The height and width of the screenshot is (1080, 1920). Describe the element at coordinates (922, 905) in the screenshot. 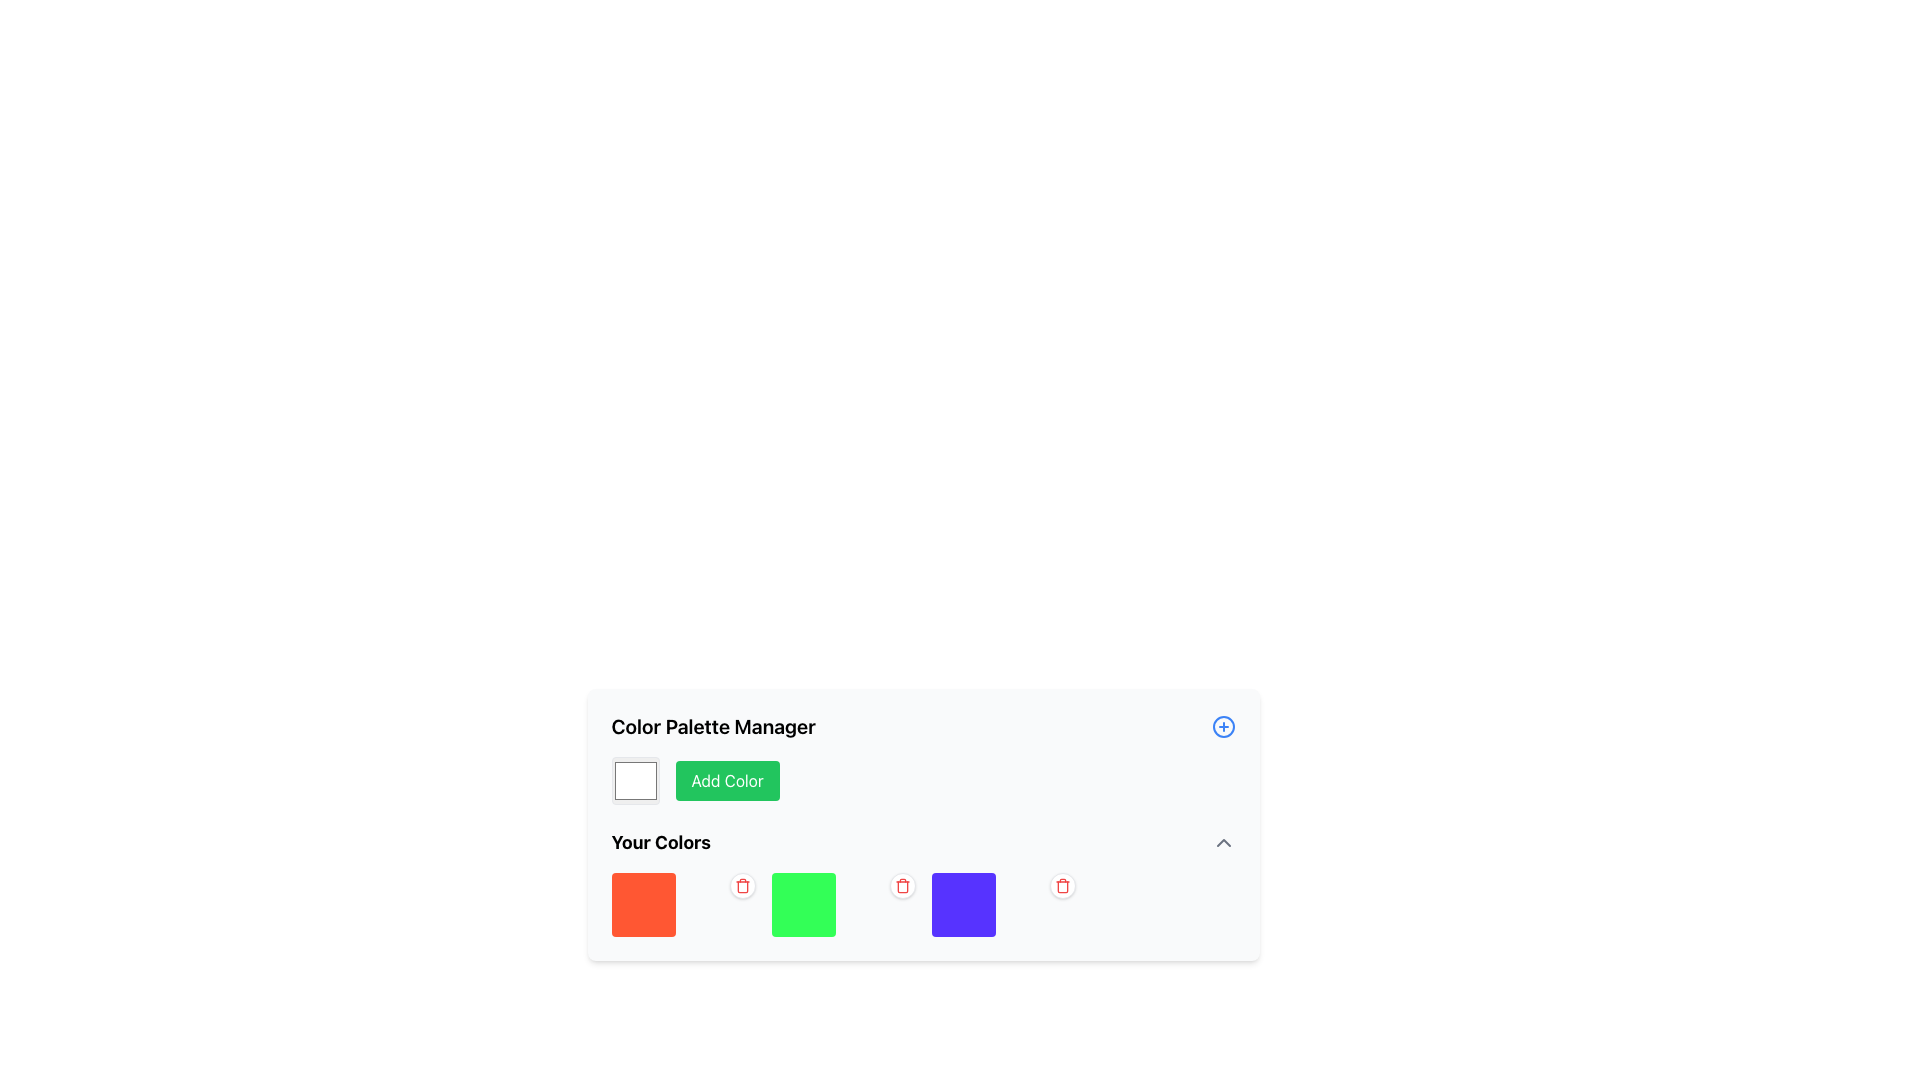

I see `the delete icon located at the top-right corner of the blue color block in the Grid section of 'Your Colors'` at that location.